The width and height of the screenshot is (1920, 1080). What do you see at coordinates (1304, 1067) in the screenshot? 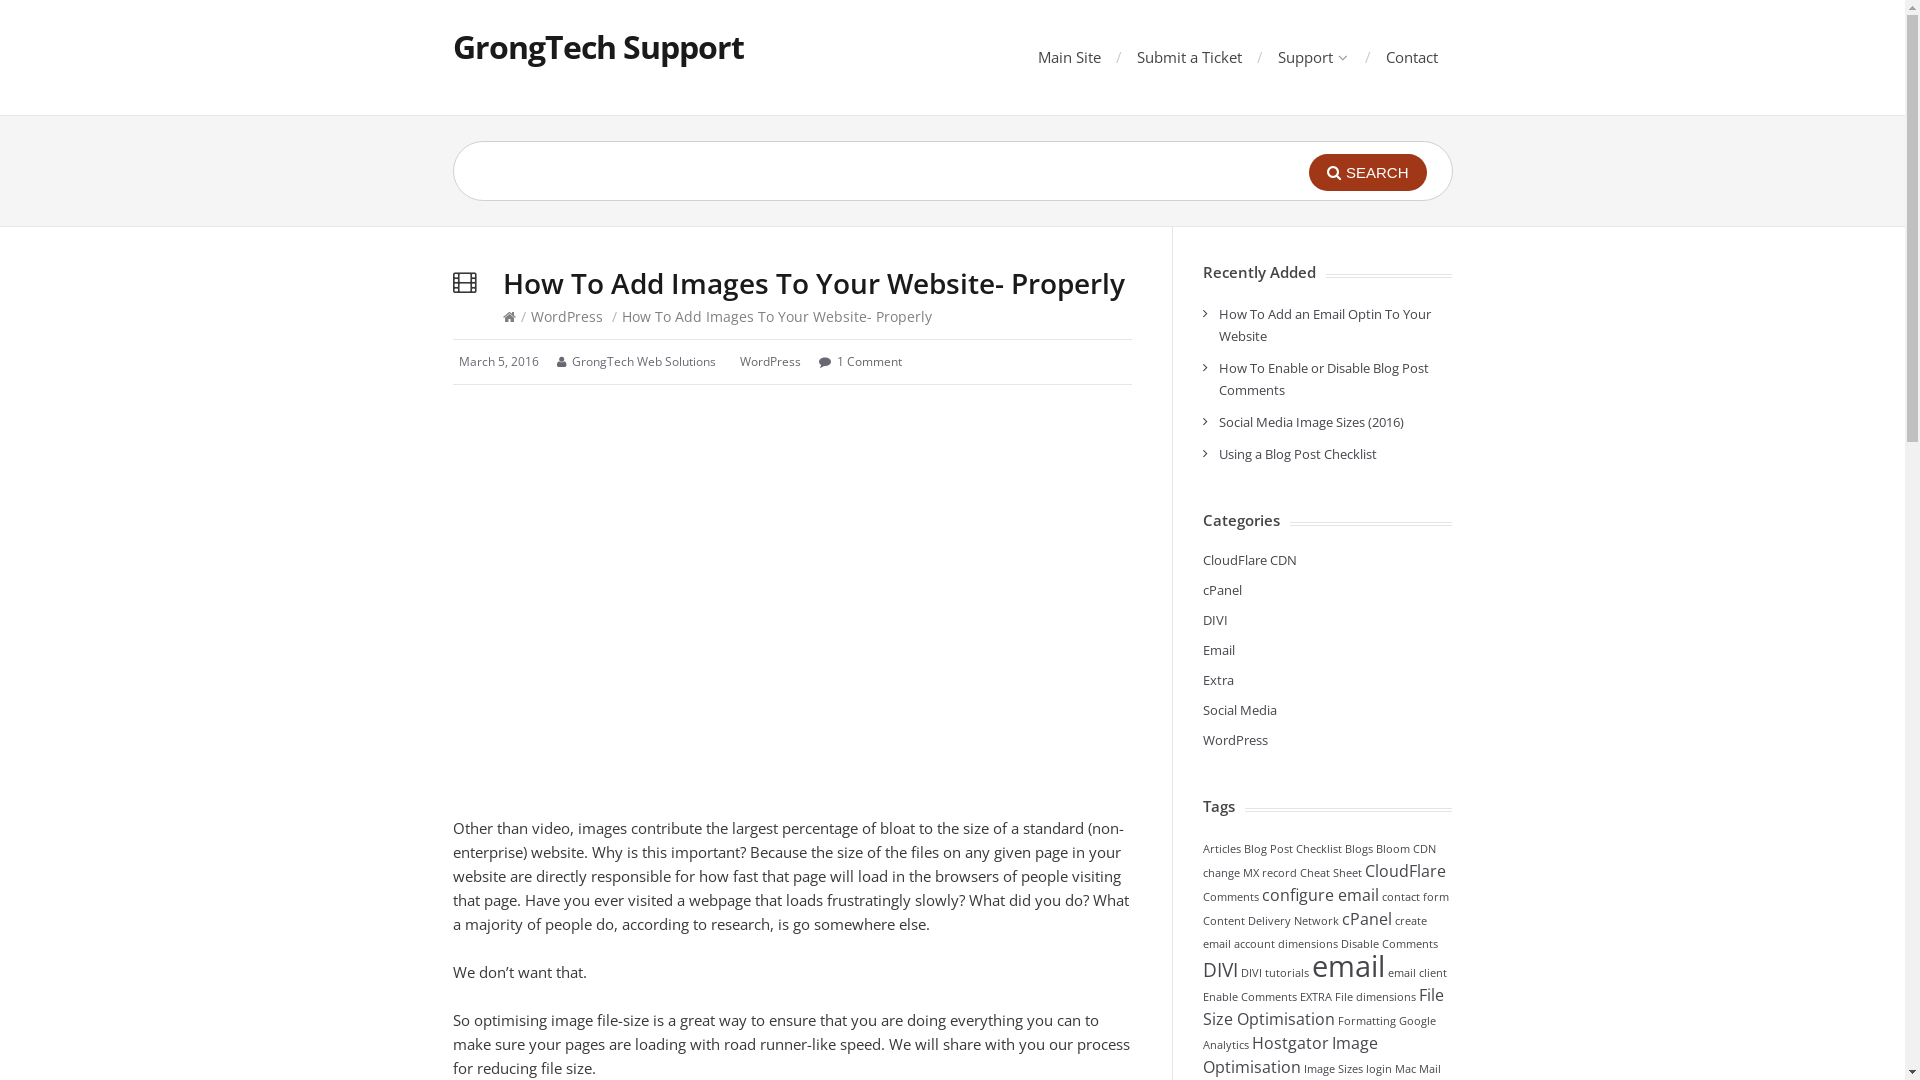
I see `'Image Sizes'` at bounding box center [1304, 1067].